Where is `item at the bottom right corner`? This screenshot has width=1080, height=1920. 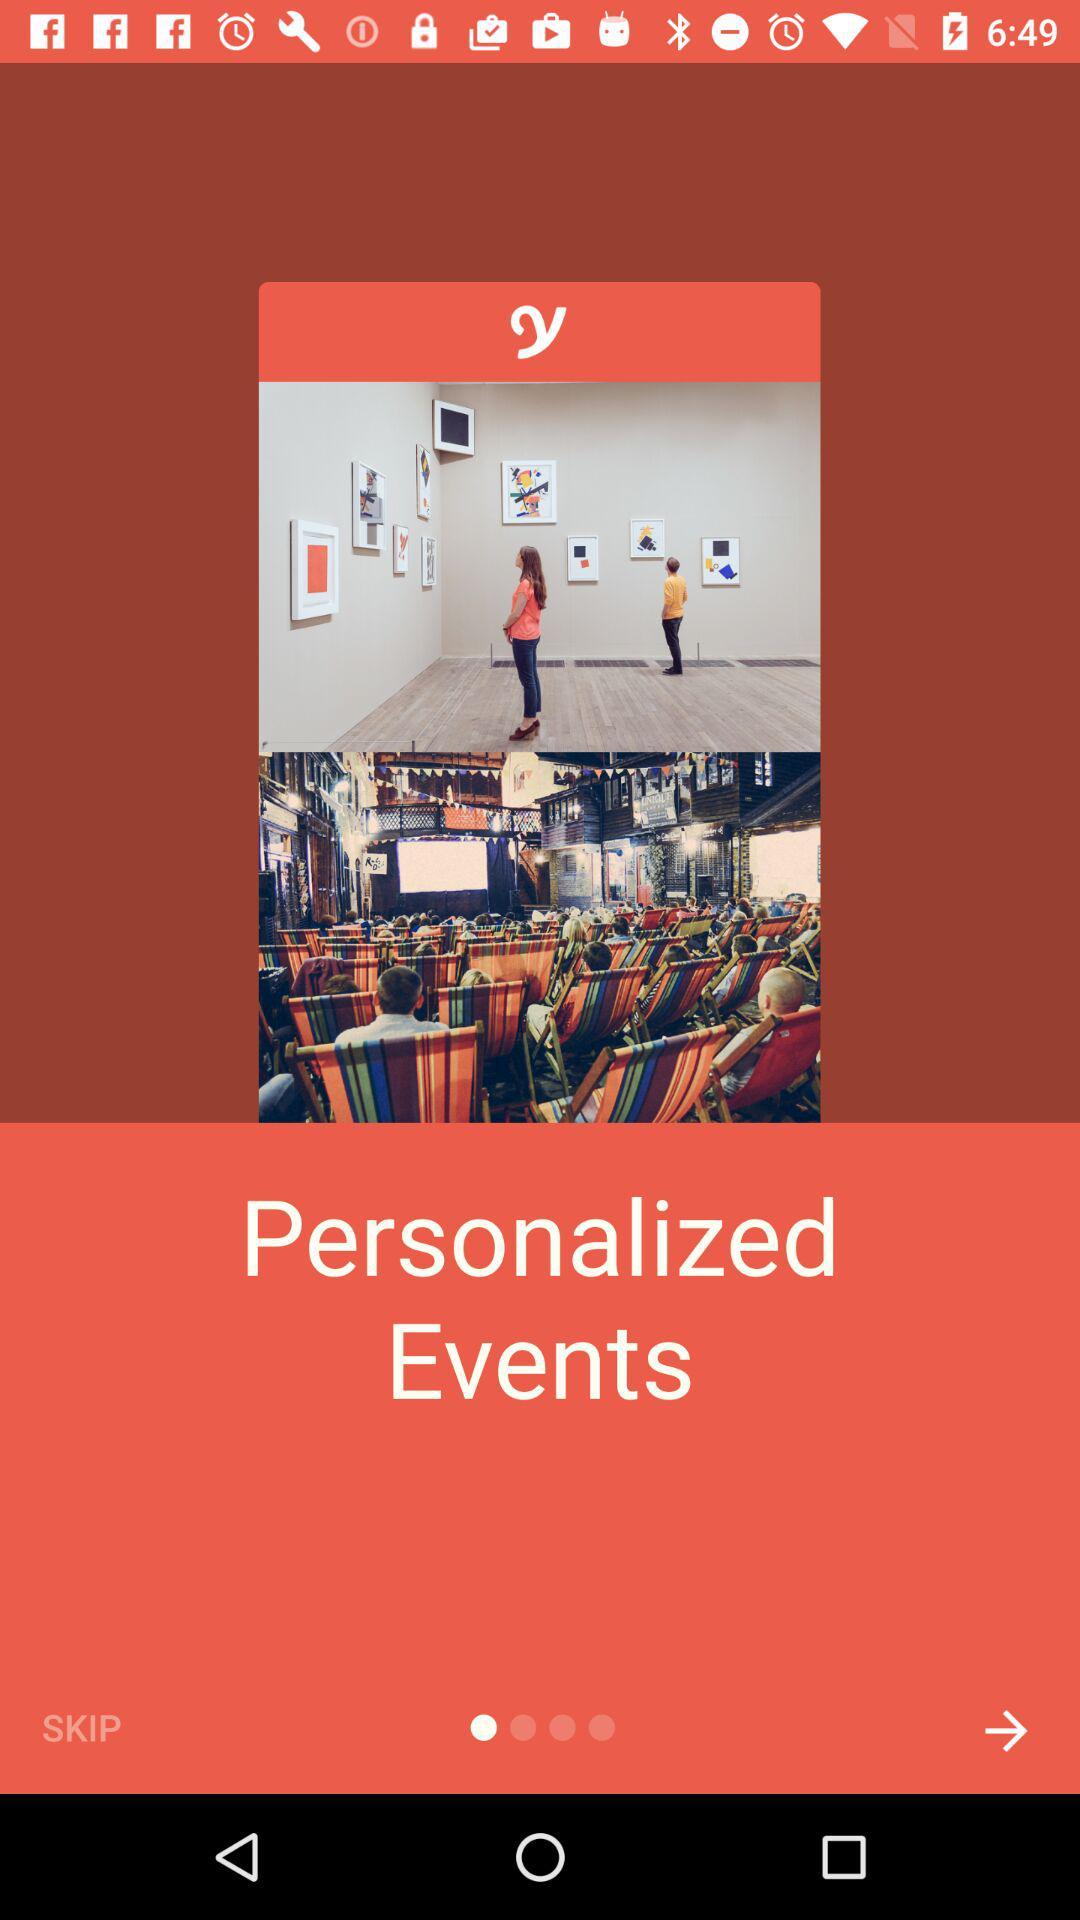 item at the bottom right corner is located at coordinates (1006, 1724).